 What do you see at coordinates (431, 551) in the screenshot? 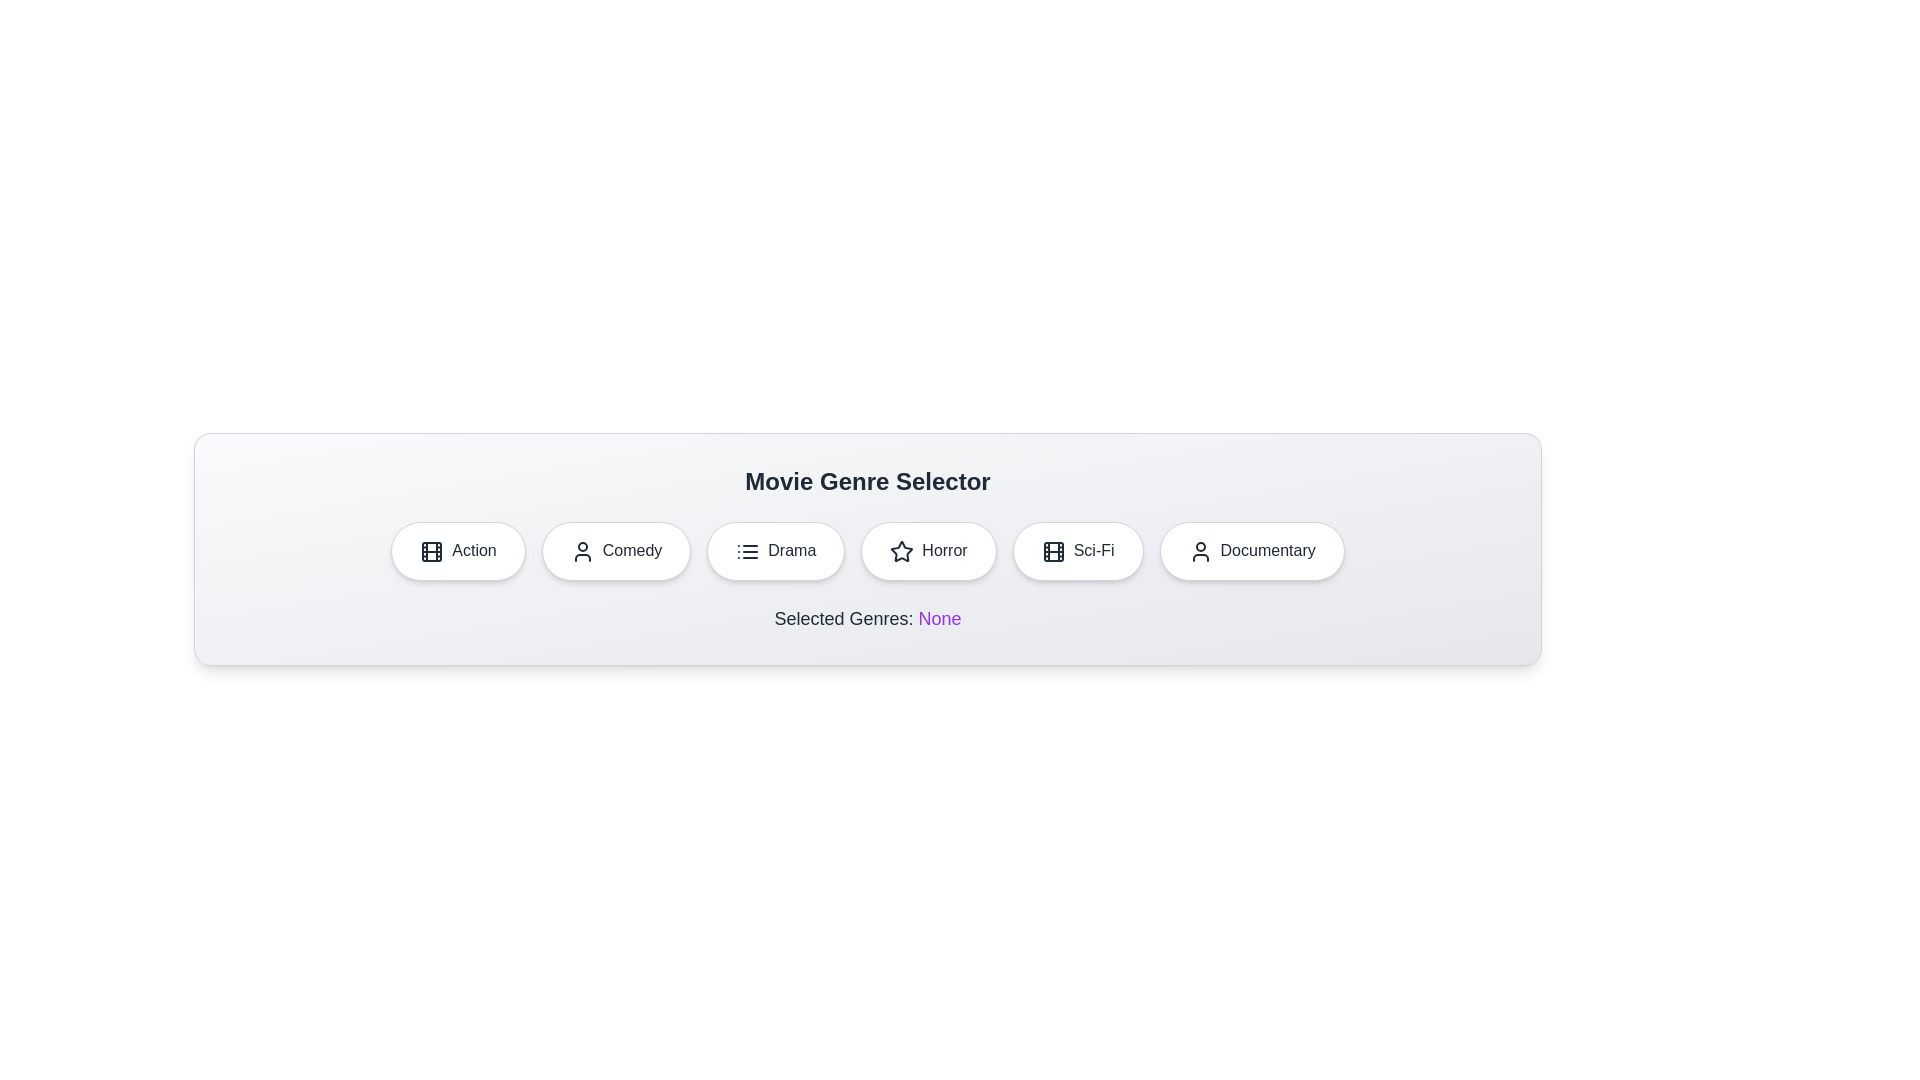
I see `the film reel icon located on the leftmost side of its group, adjacent to the text label 'Action', at the top-left corner of the button cluster` at bounding box center [431, 551].